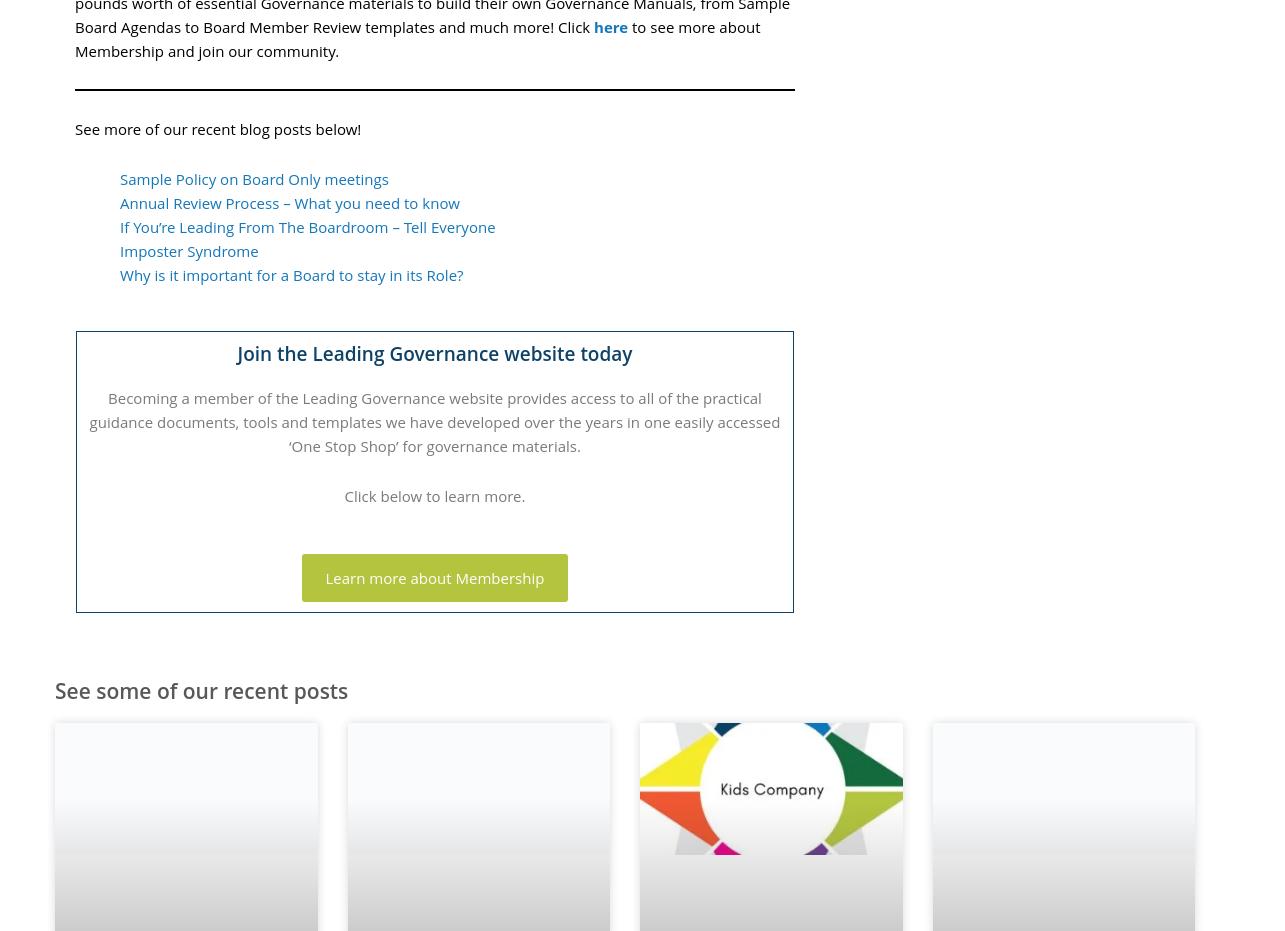 Image resolution: width=1285 pixels, height=931 pixels. What do you see at coordinates (434, 576) in the screenshot?
I see `'Learn more about Membership'` at bounding box center [434, 576].